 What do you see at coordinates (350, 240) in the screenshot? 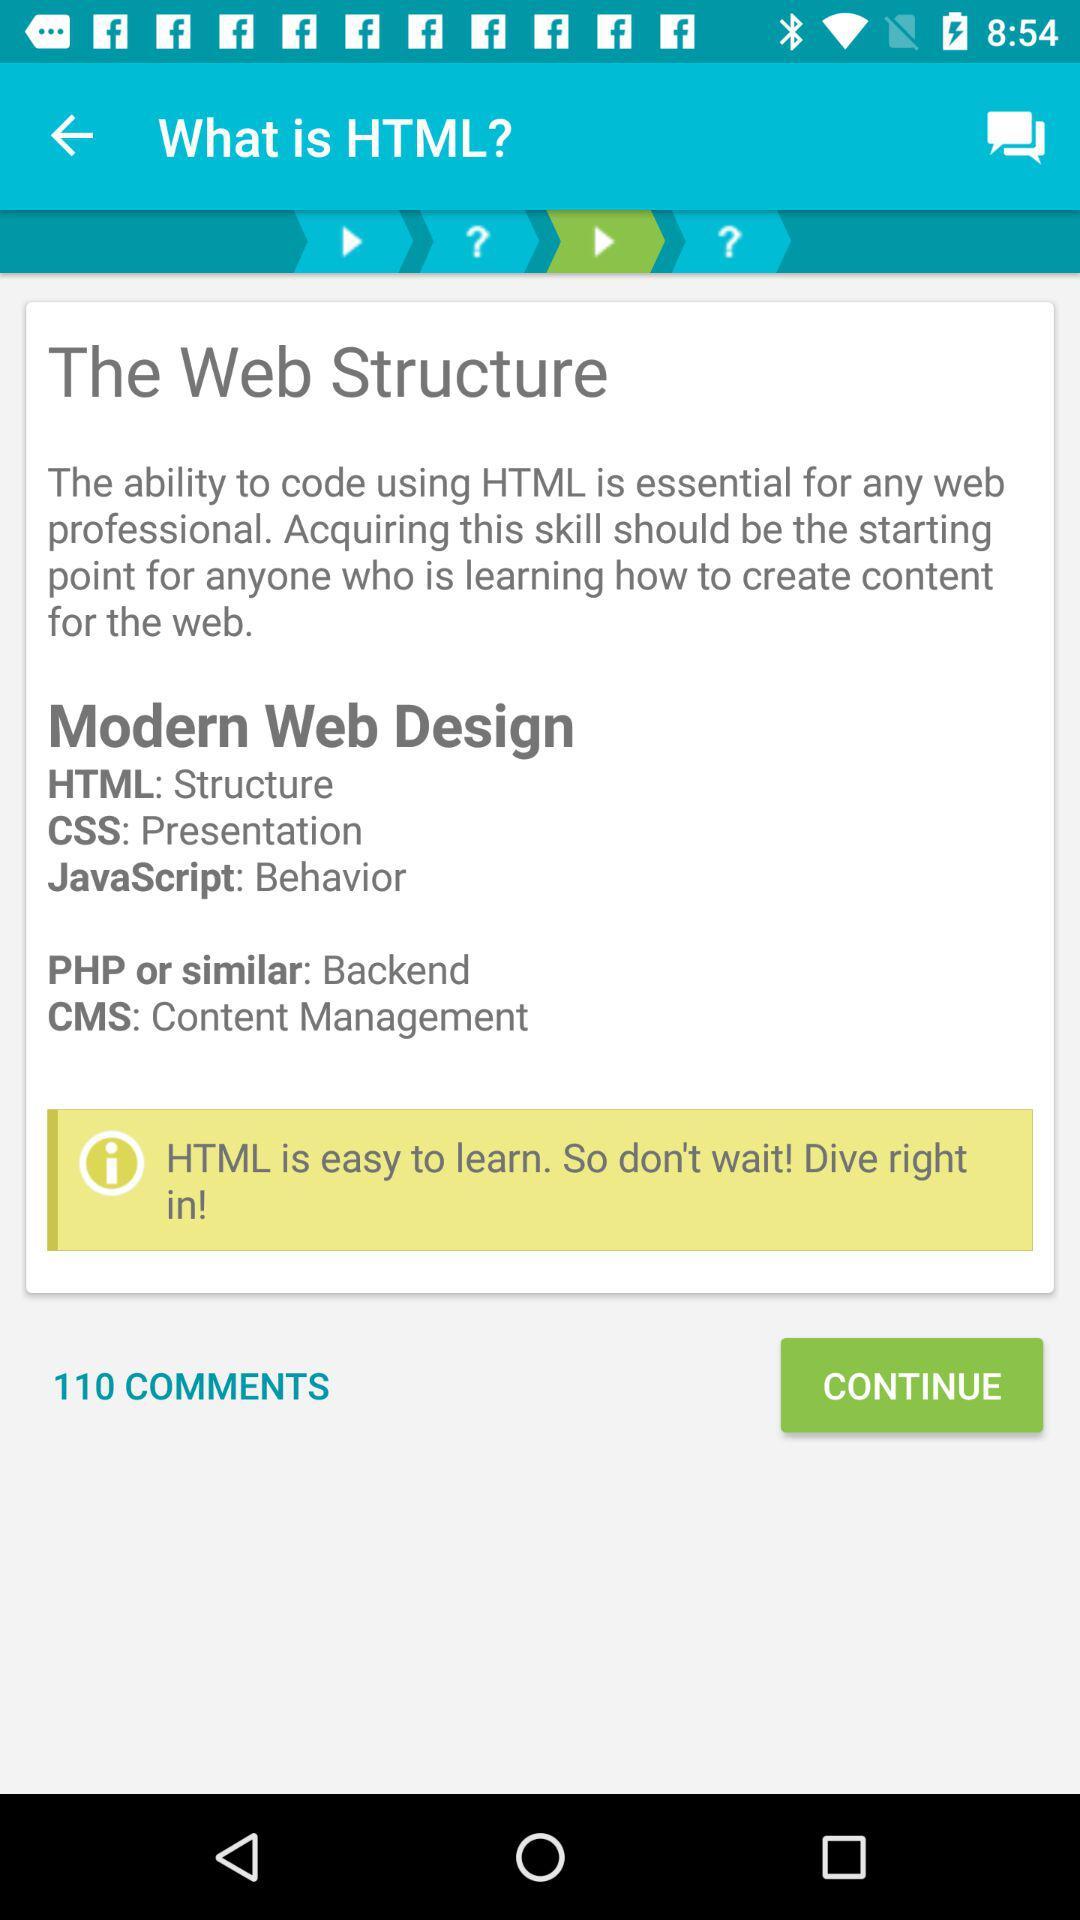
I see `see next page` at bounding box center [350, 240].